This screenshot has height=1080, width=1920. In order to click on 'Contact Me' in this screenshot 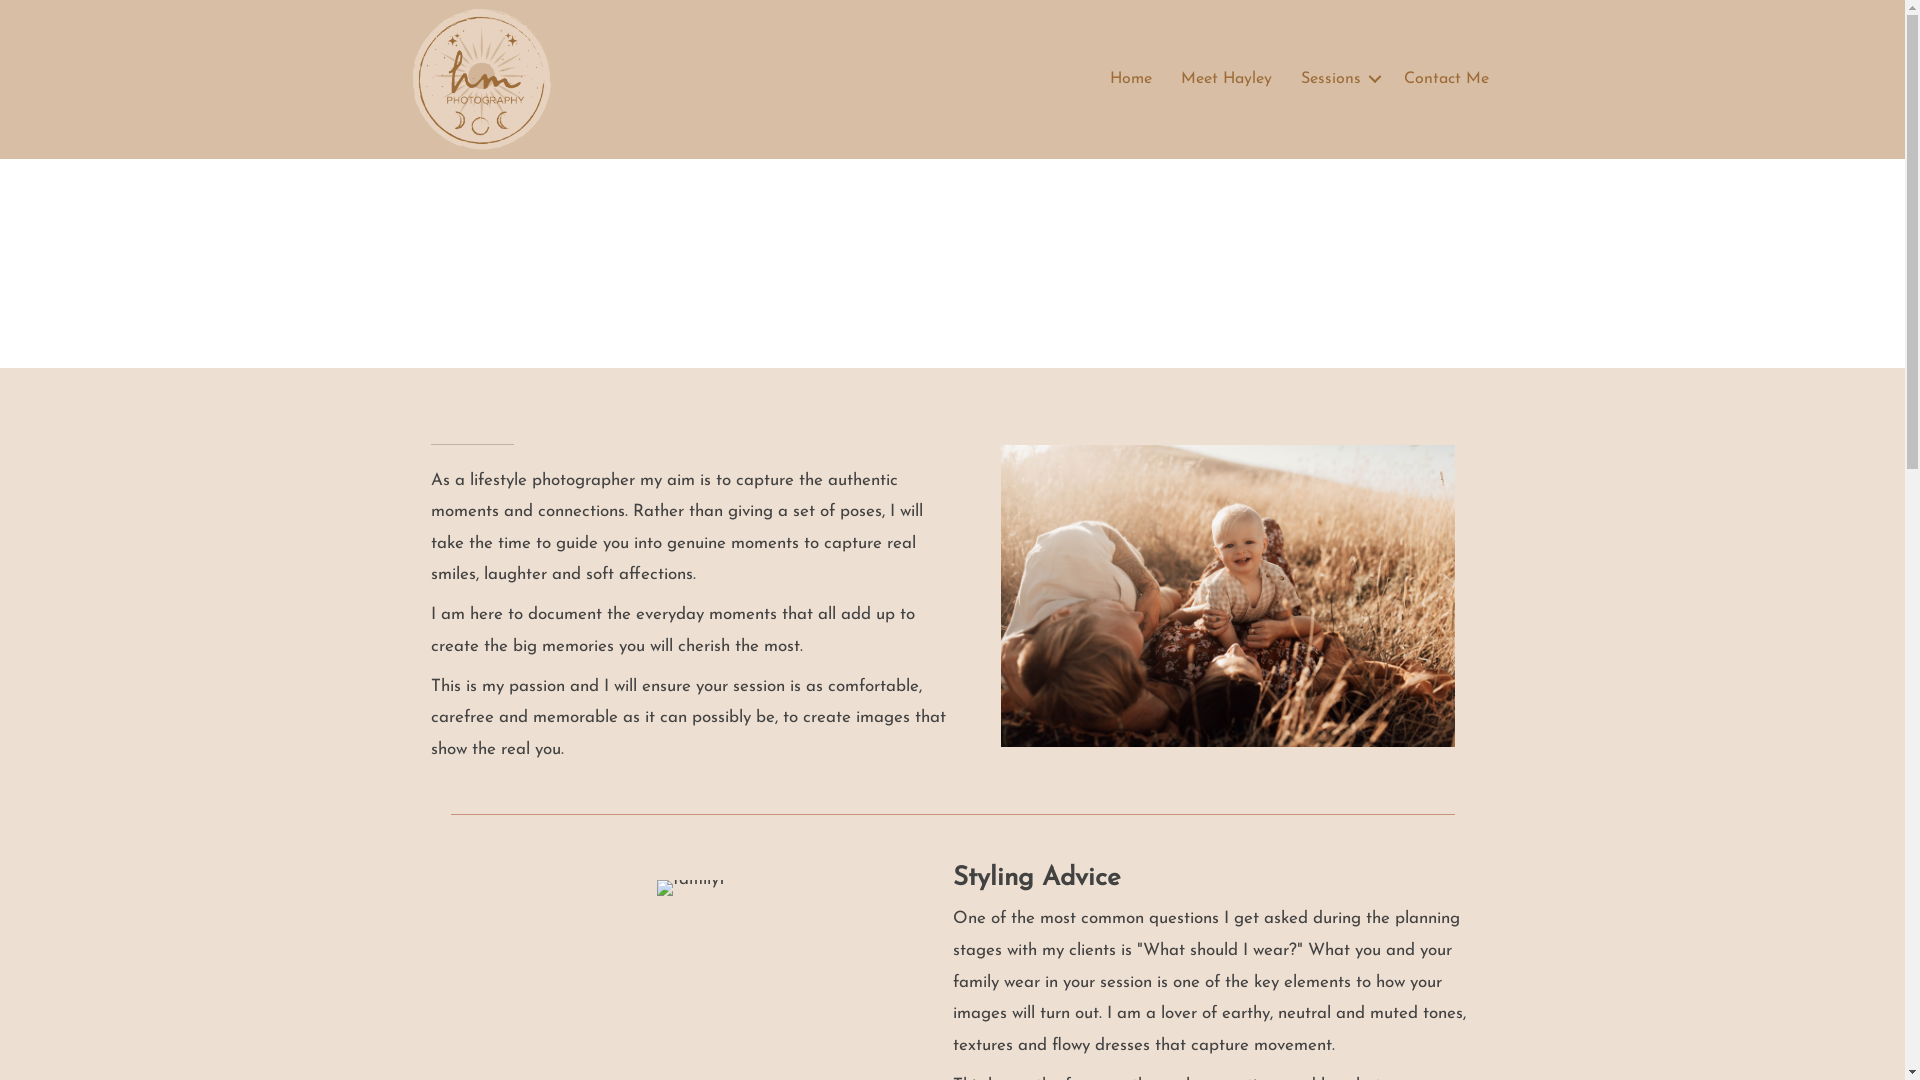, I will do `click(1446, 77)`.